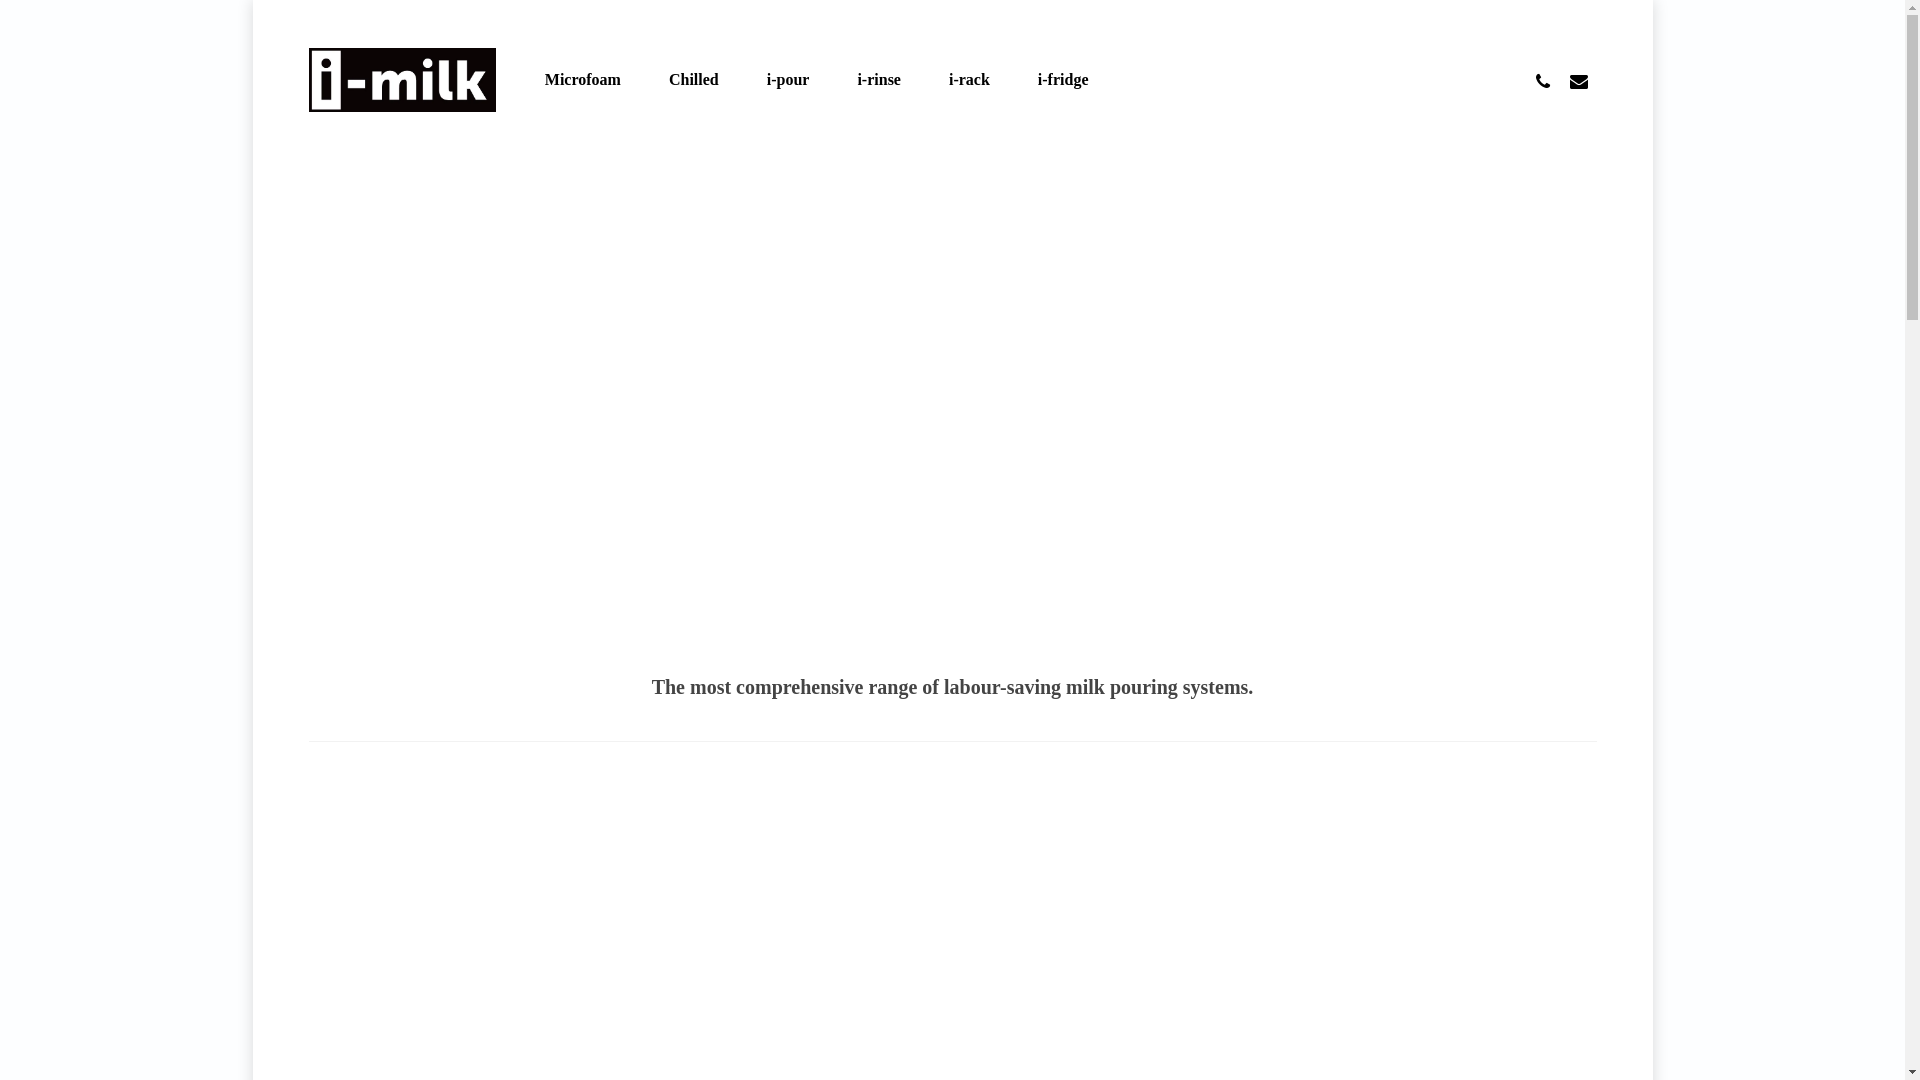  I want to click on 'blog articles', so click(444, 1047).